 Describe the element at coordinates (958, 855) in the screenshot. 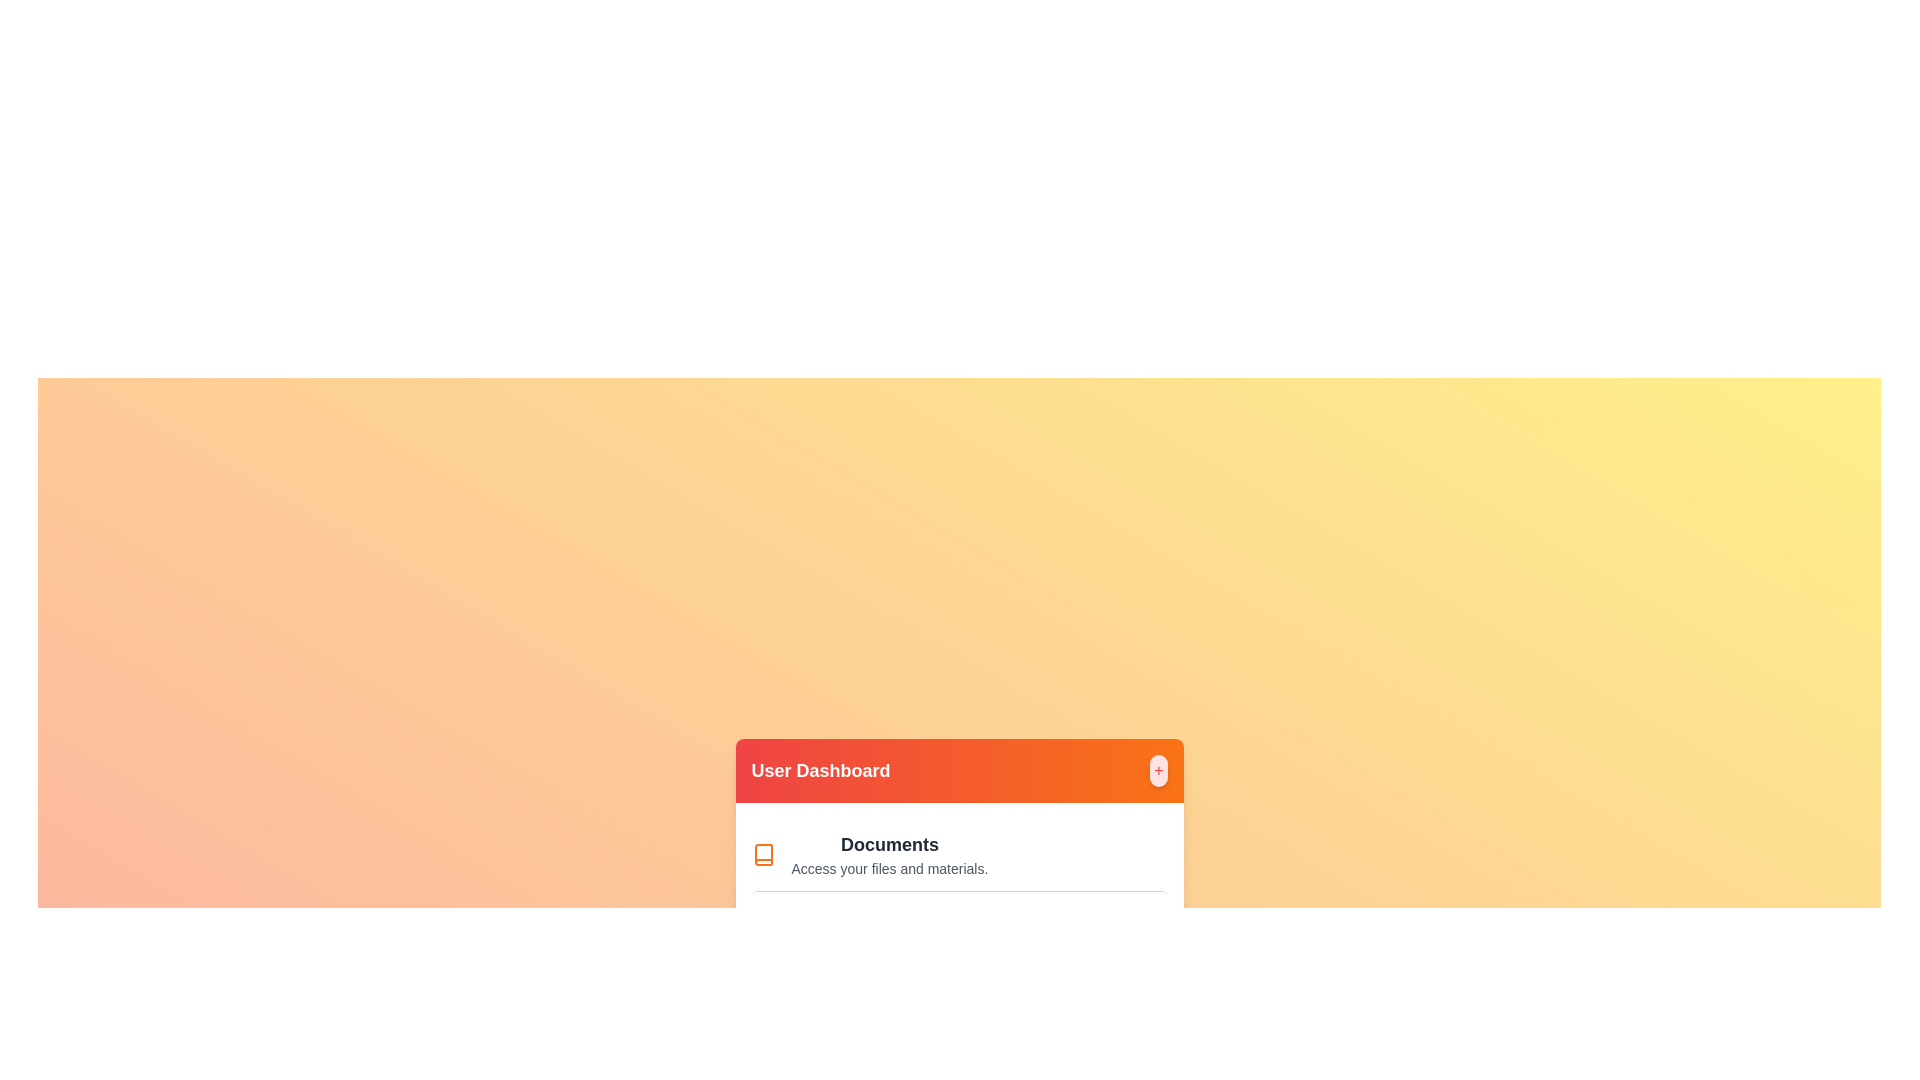

I see `the menu item Documents to view its hover effect` at that location.